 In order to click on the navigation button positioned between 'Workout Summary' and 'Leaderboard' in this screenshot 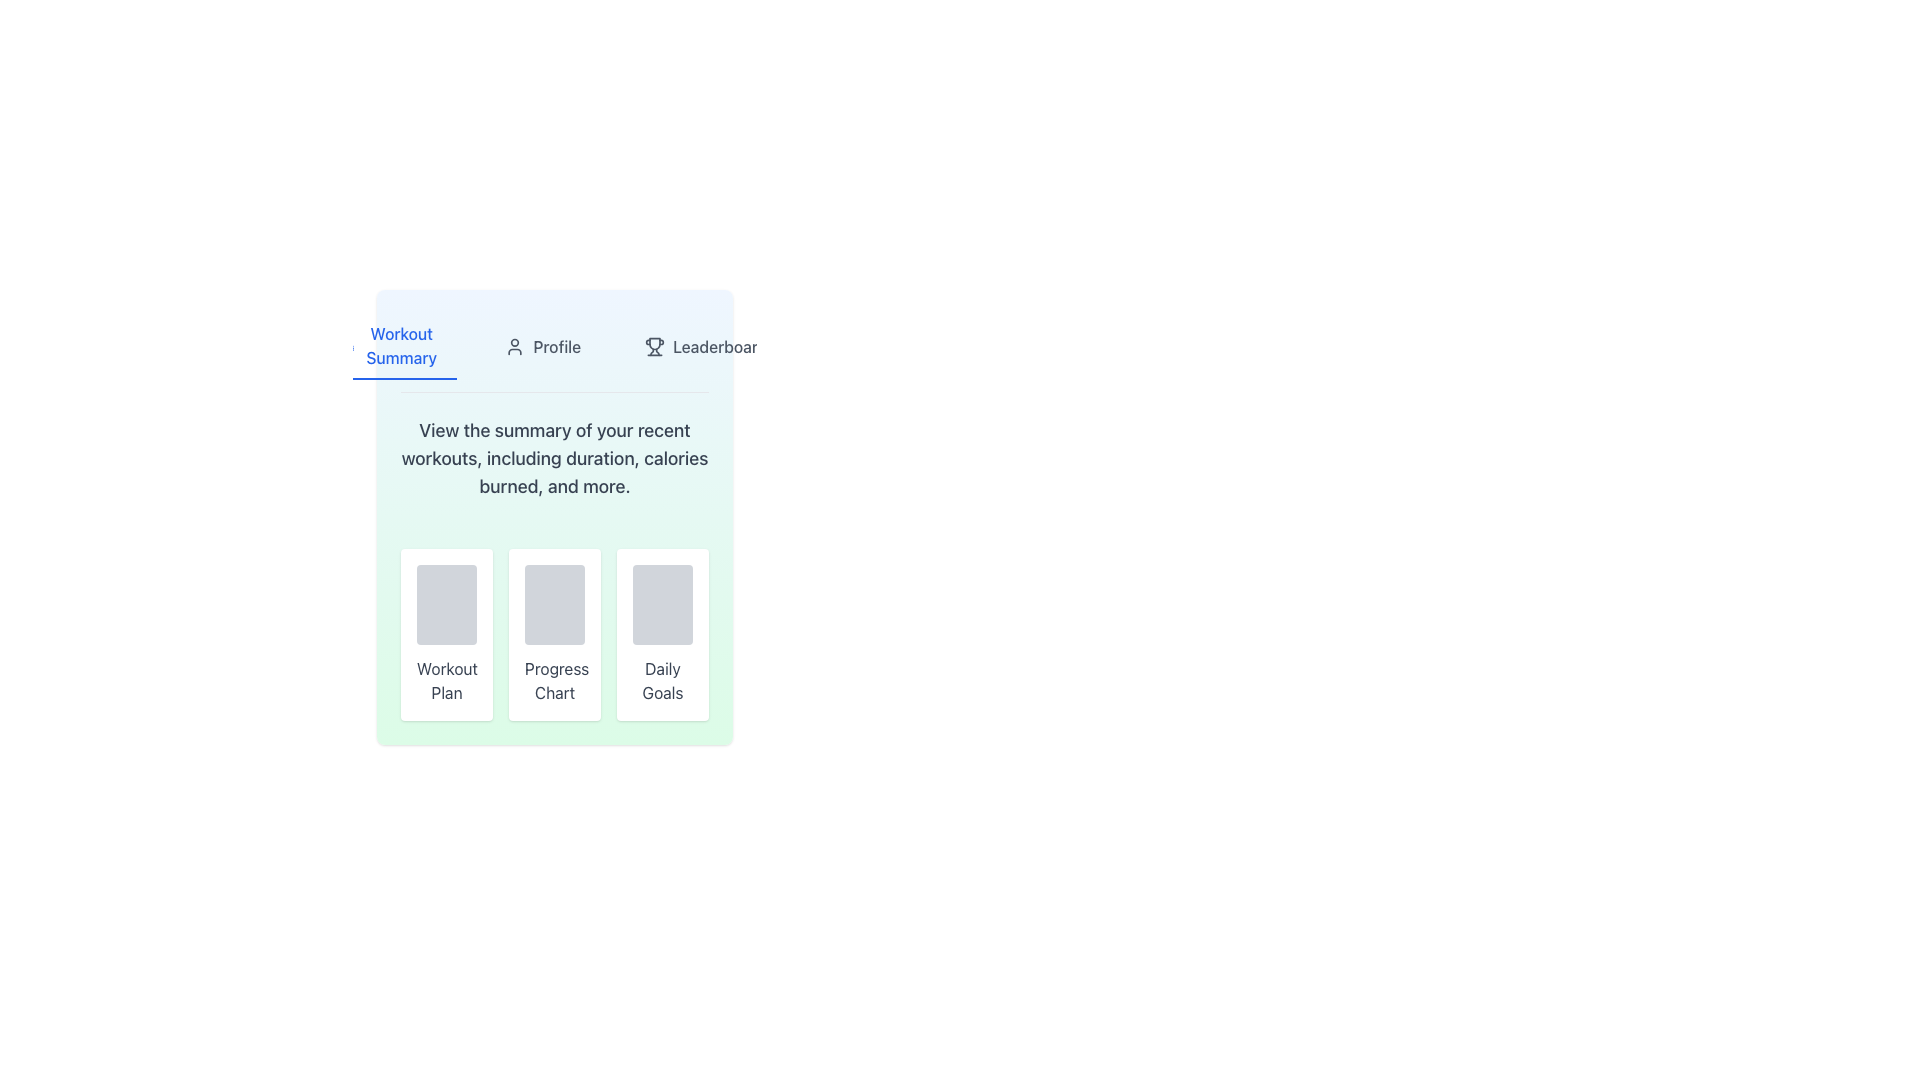, I will do `click(555, 352)`.